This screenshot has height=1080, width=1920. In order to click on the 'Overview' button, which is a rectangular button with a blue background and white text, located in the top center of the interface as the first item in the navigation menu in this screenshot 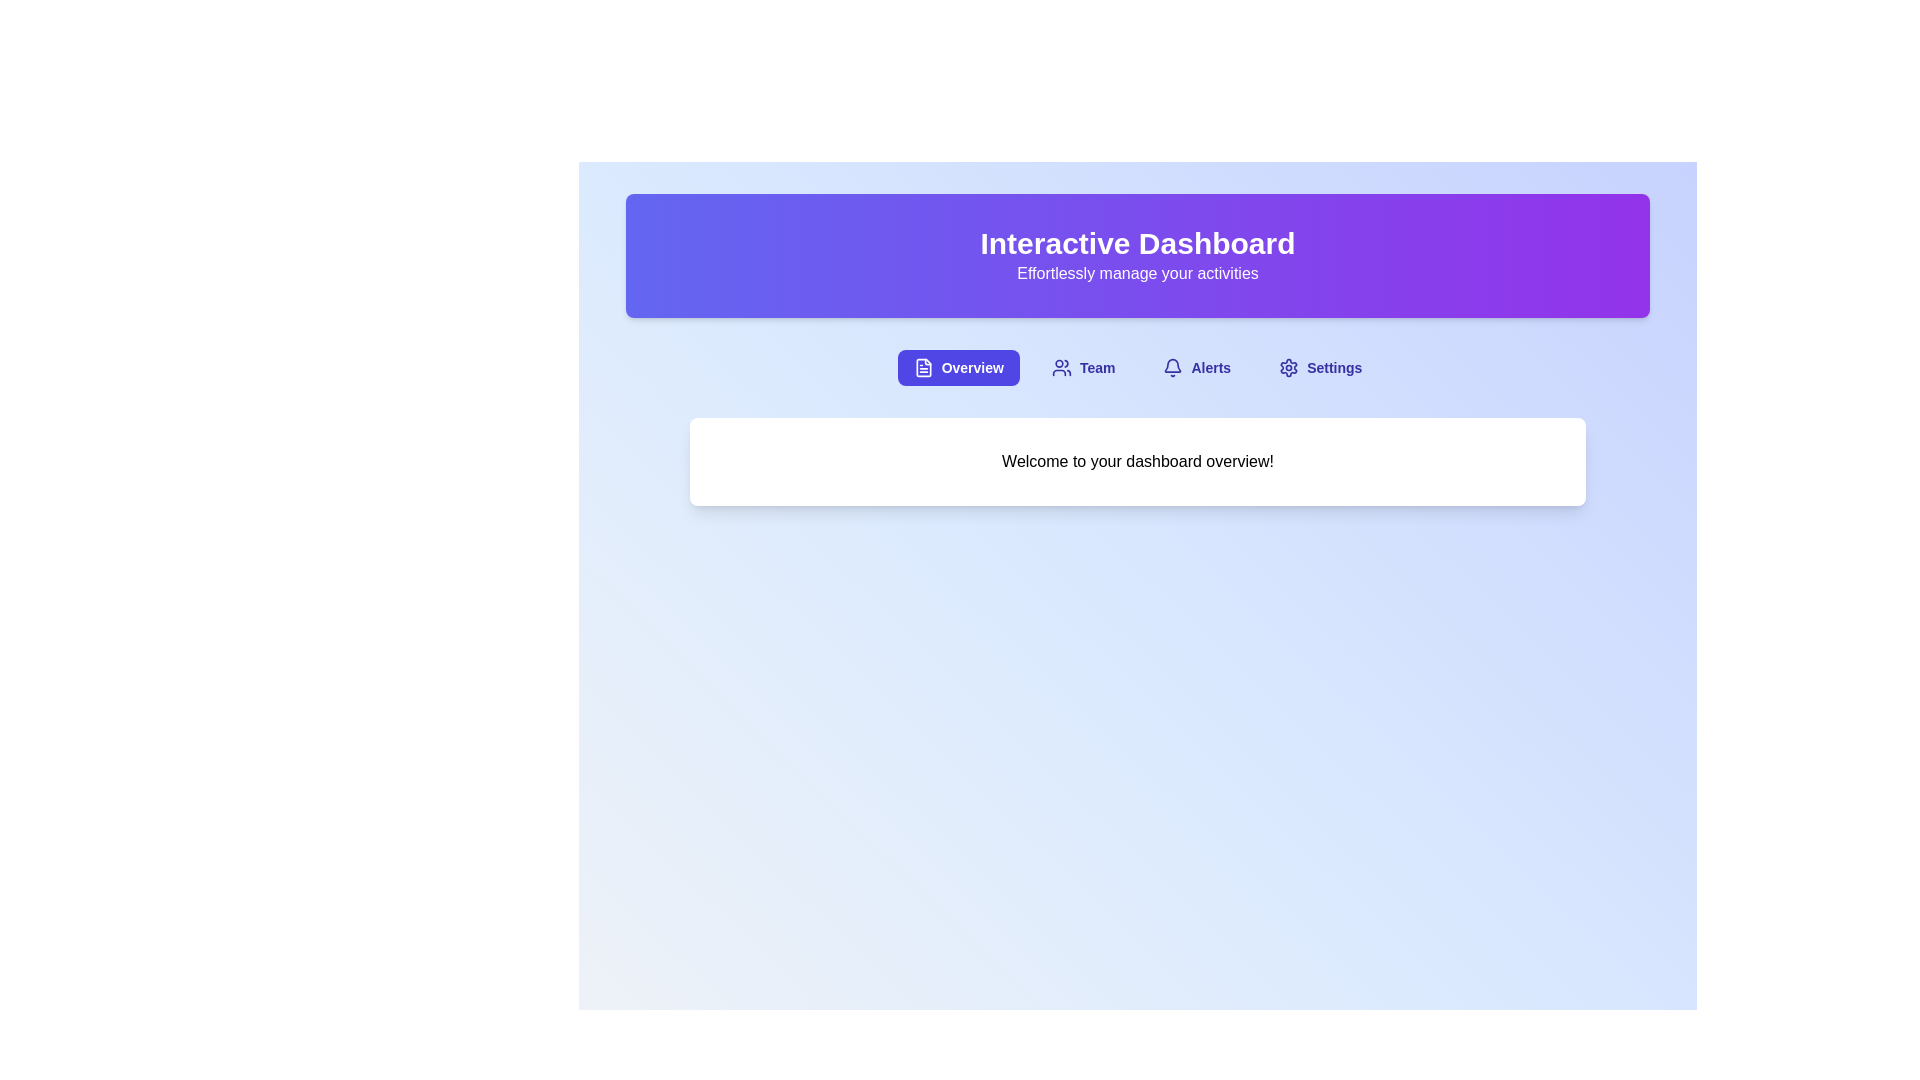, I will do `click(957, 367)`.